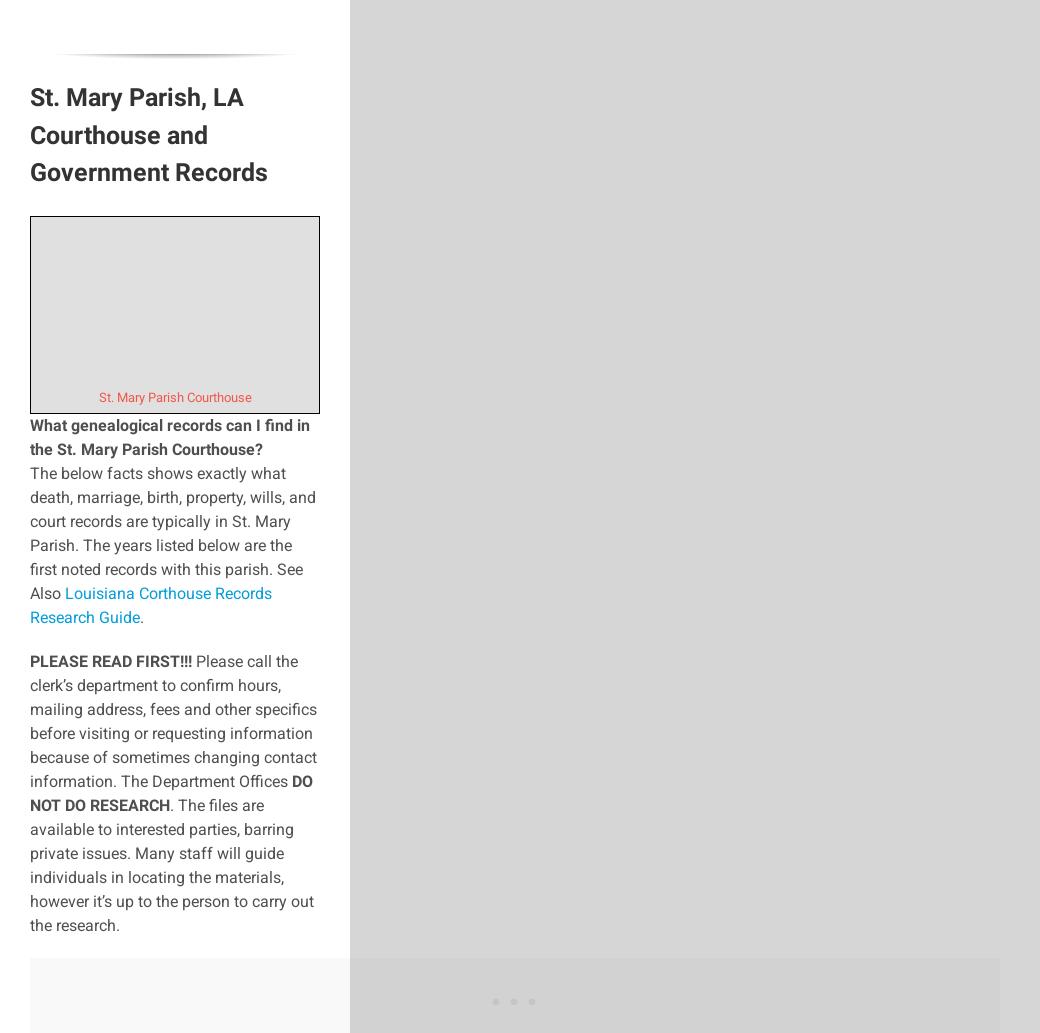 The height and width of the screenshot is (1033, 1040). What do you see at coordinates (149, 135) in the screenshot?
I see `'St. Mary Parish, LA Courthouse and Government Records'` at bounding box center [149, 135].